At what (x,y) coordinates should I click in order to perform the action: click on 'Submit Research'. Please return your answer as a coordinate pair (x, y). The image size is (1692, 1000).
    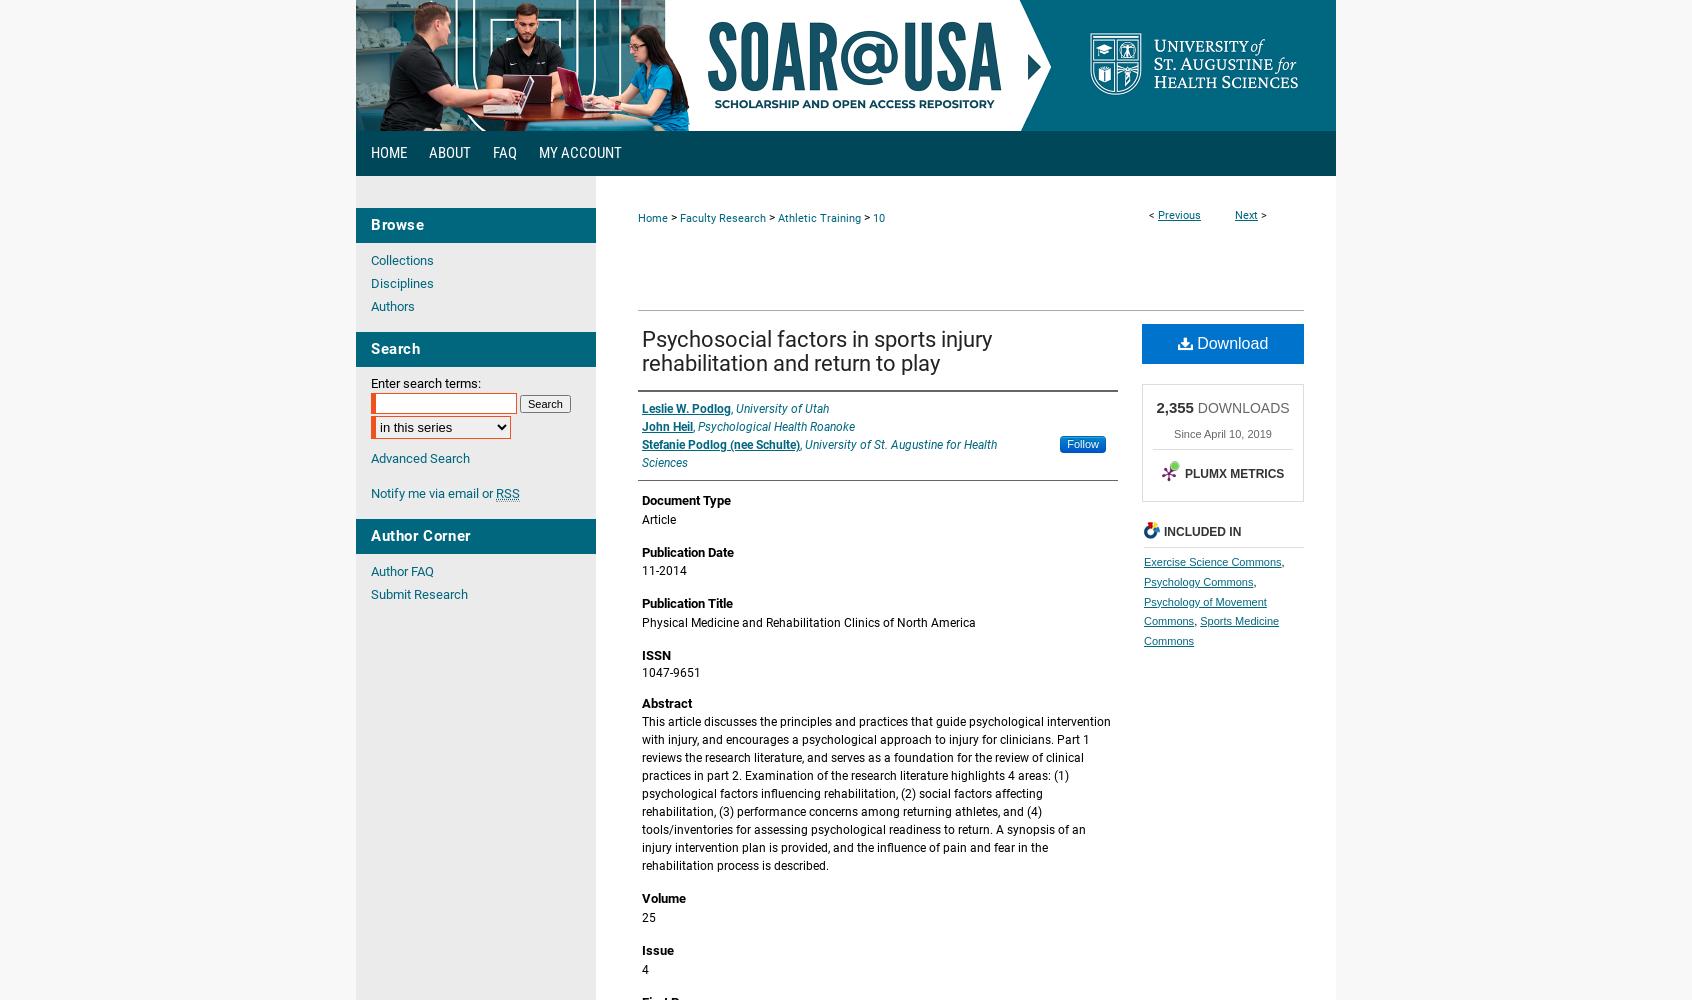
    Looking at the image, I should click on (419, 592).